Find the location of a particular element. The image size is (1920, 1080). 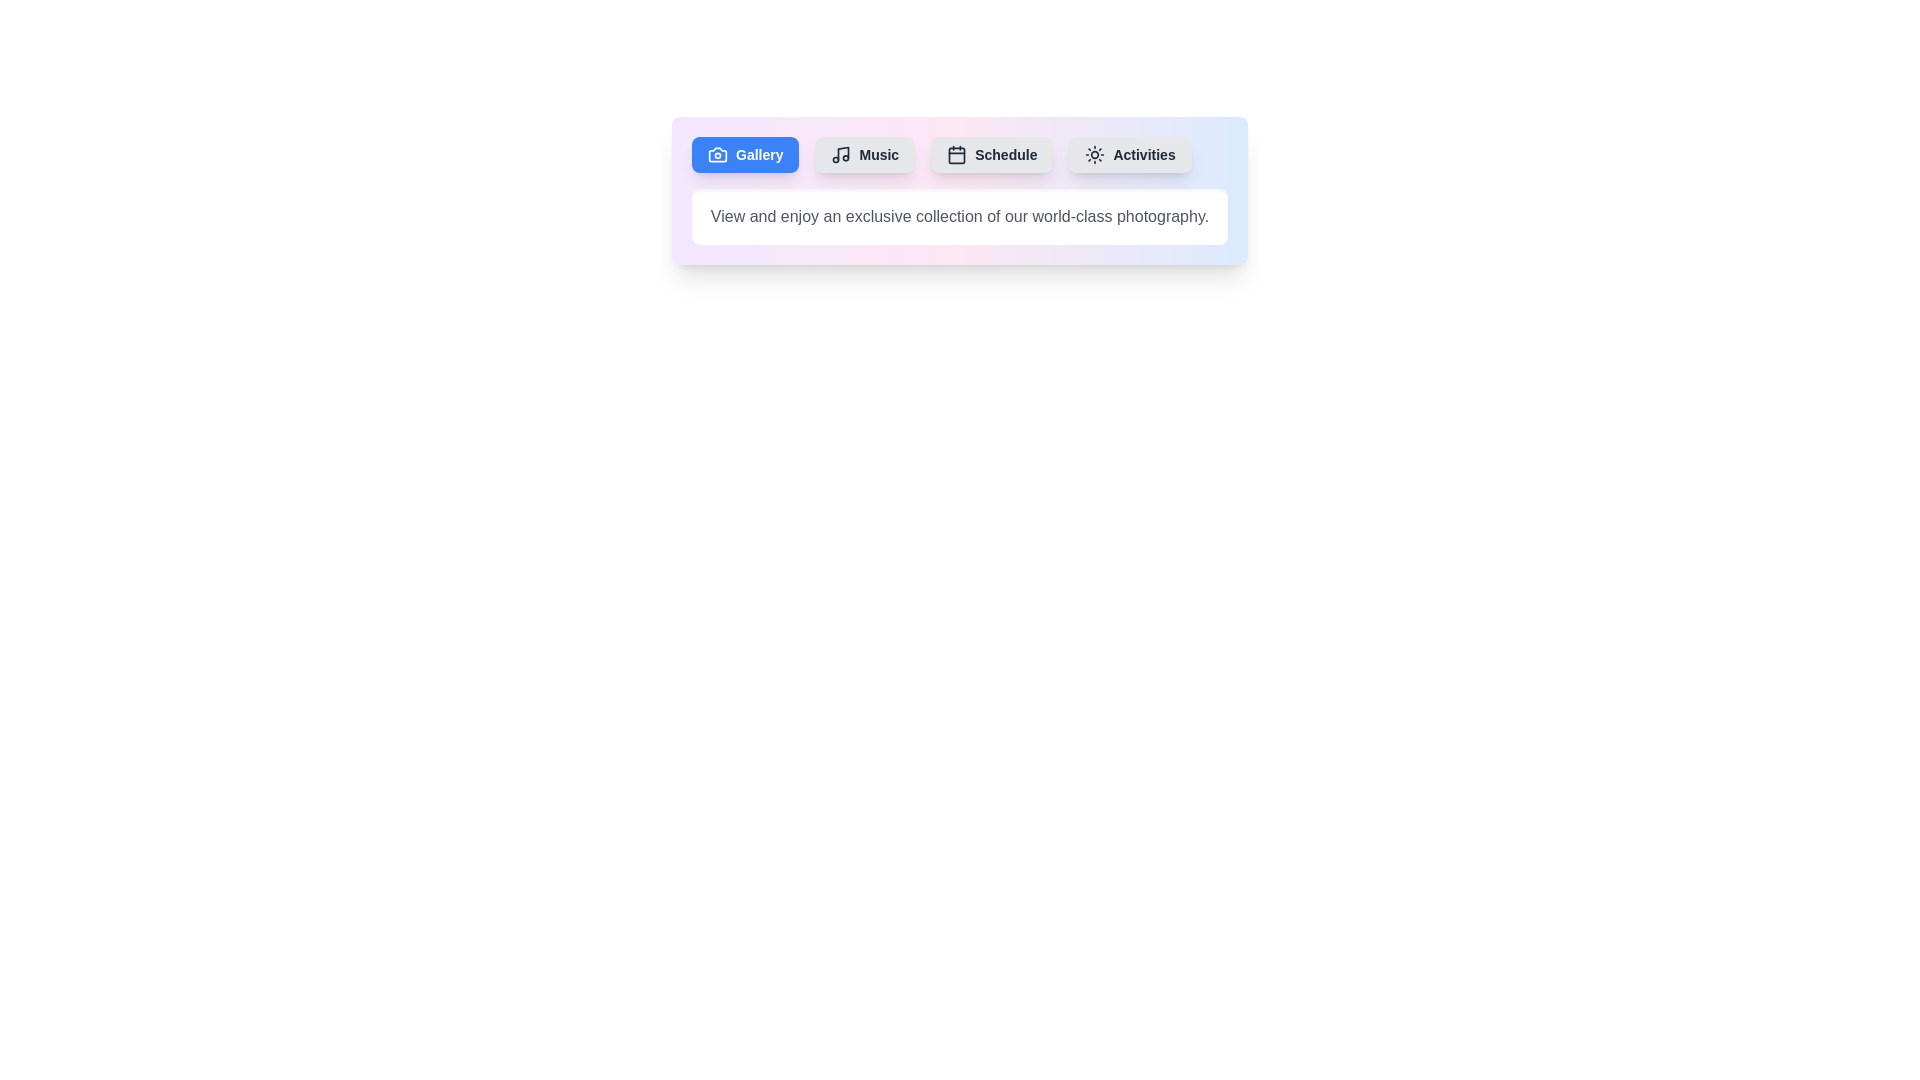

the tab labeled Music is located at coordinates (865, 153).